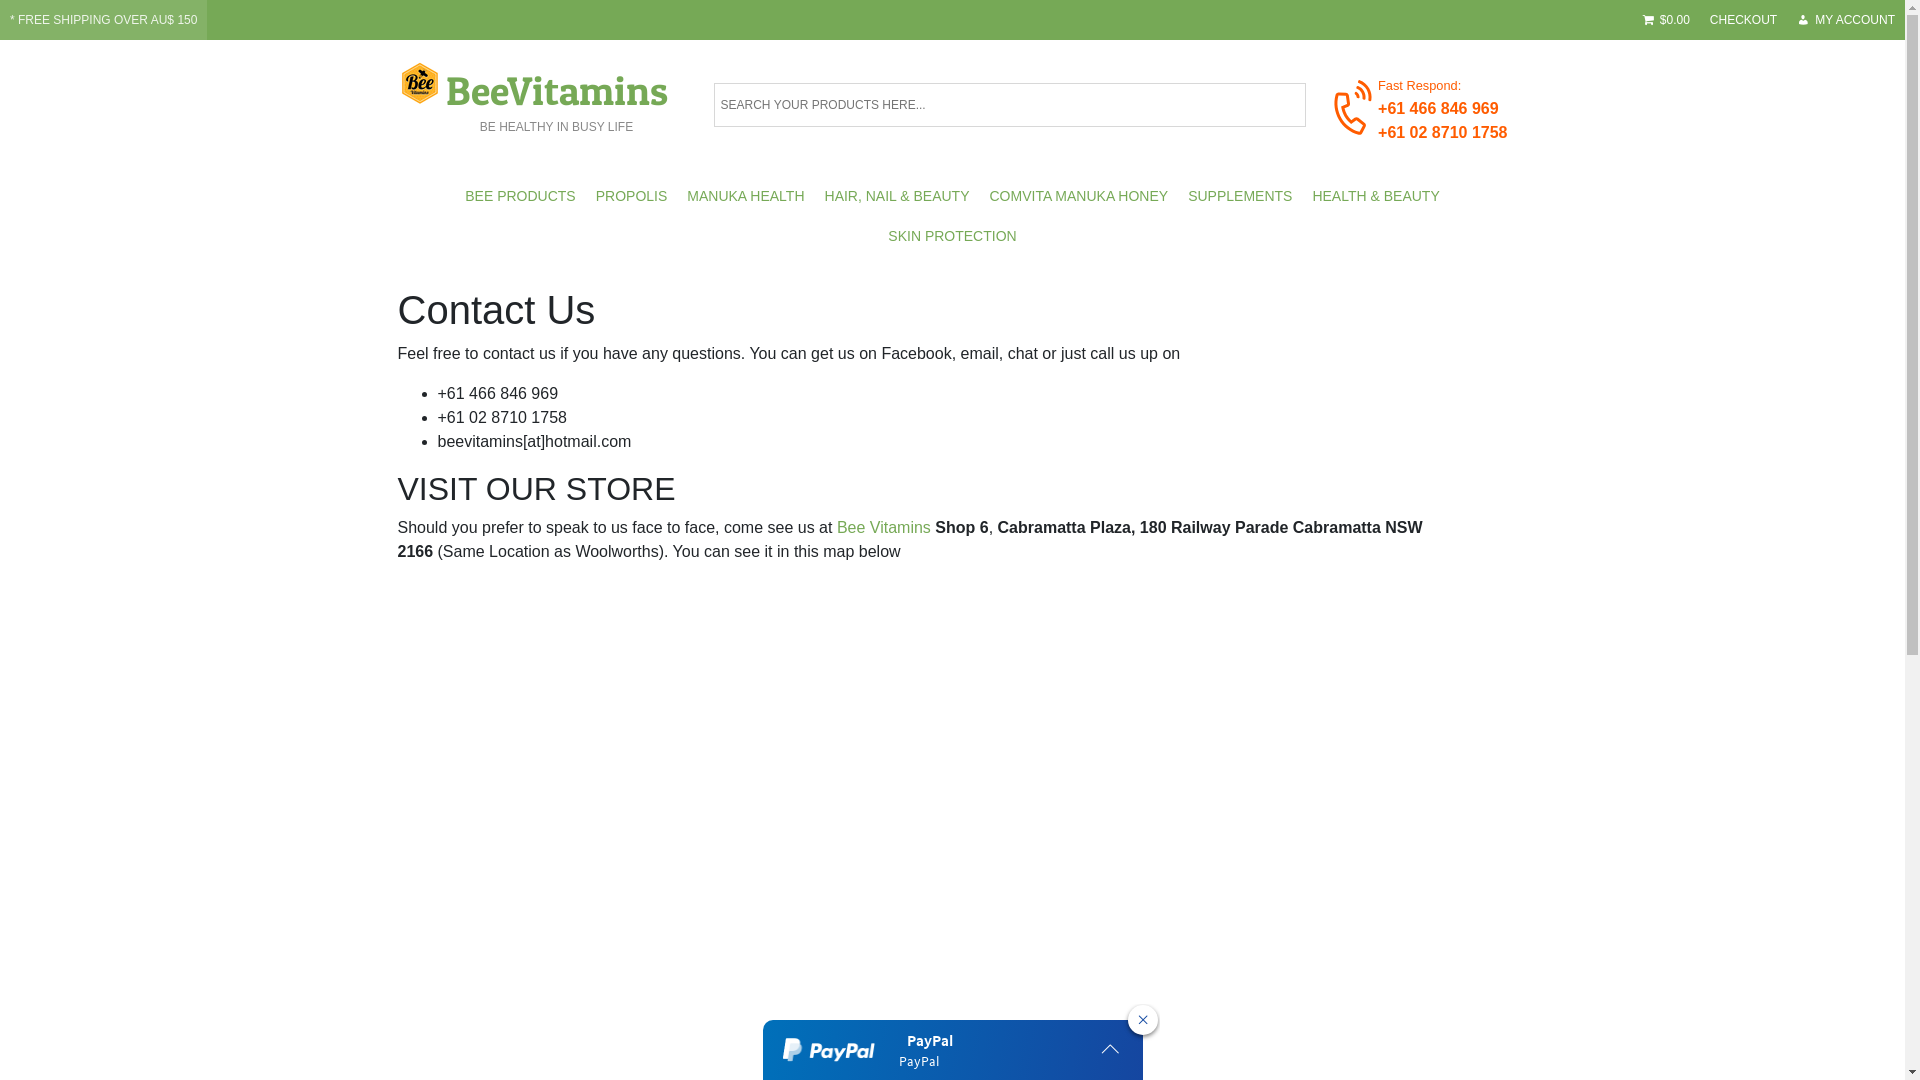  I want to click on 'MY ACCOUNT', so click(1845, 19).